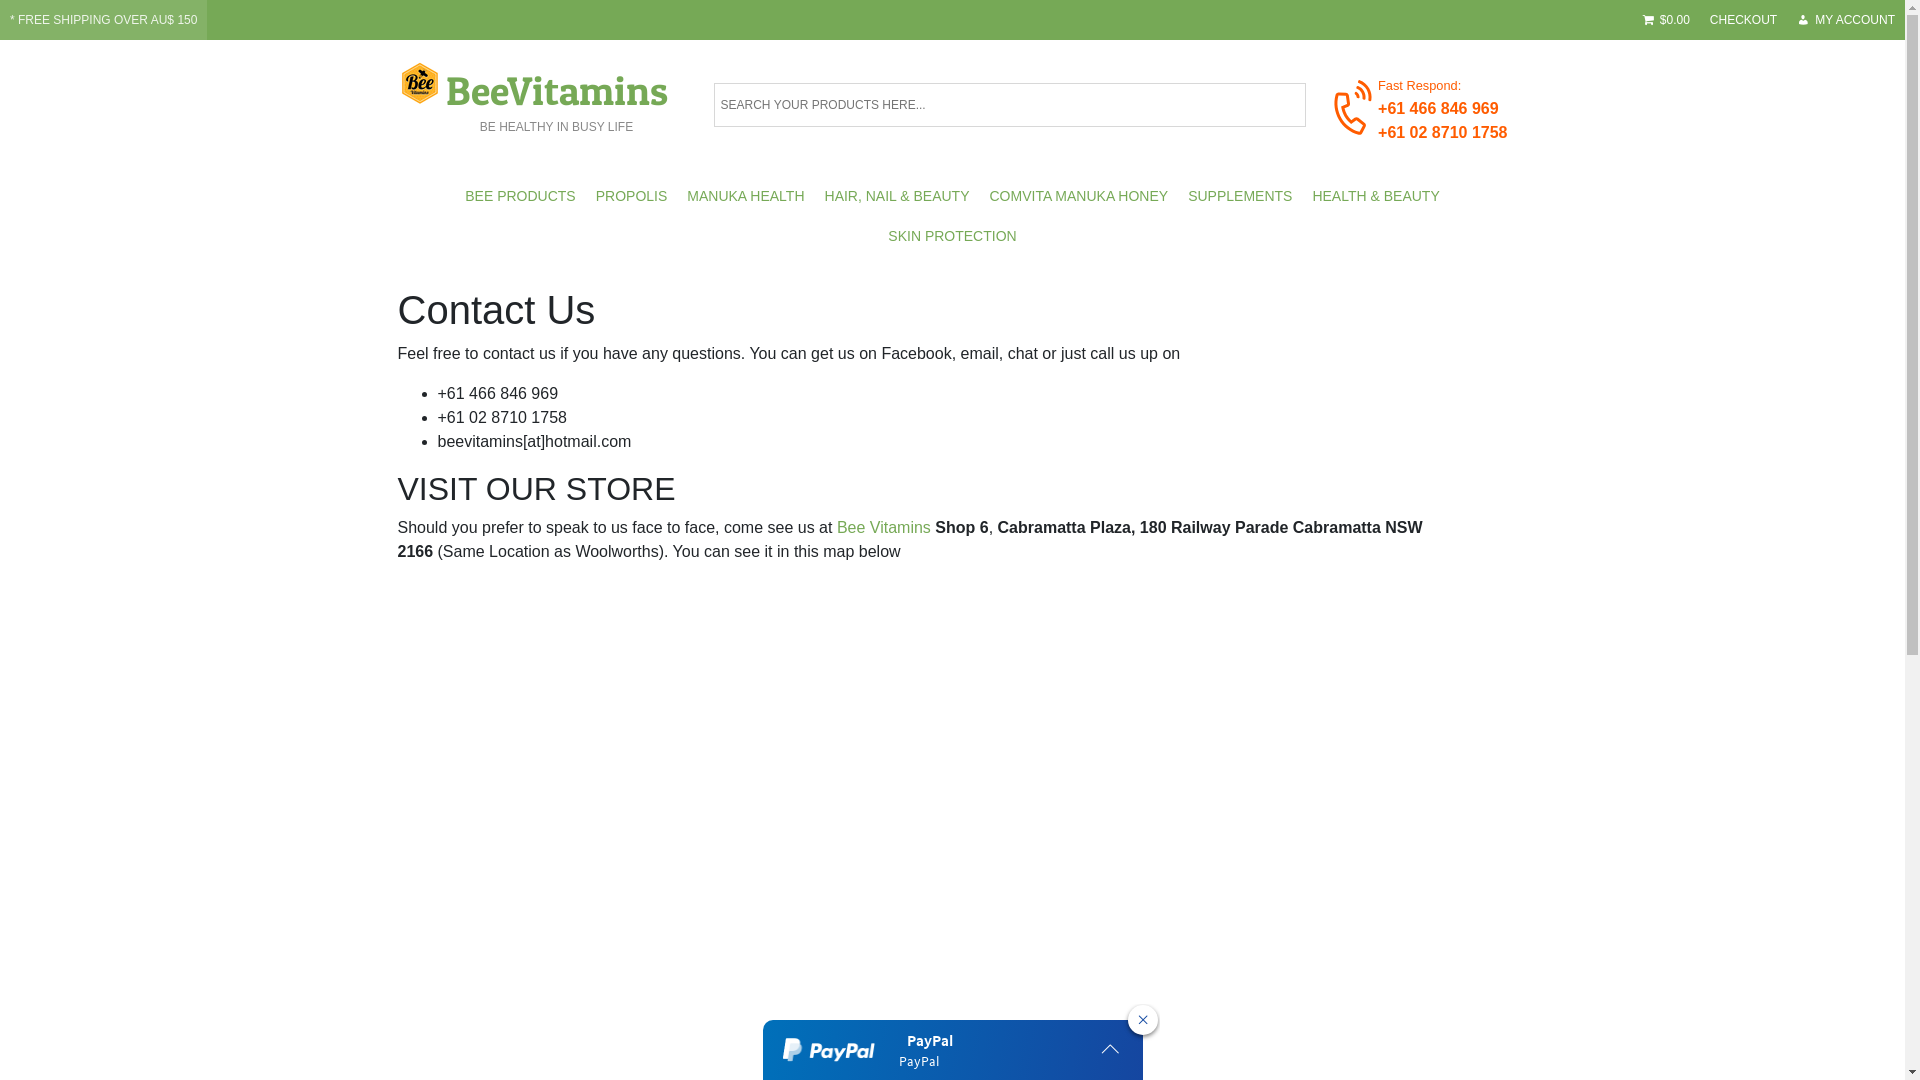  I want to click on 'MY ACCOUNT', so click(1845, 19).